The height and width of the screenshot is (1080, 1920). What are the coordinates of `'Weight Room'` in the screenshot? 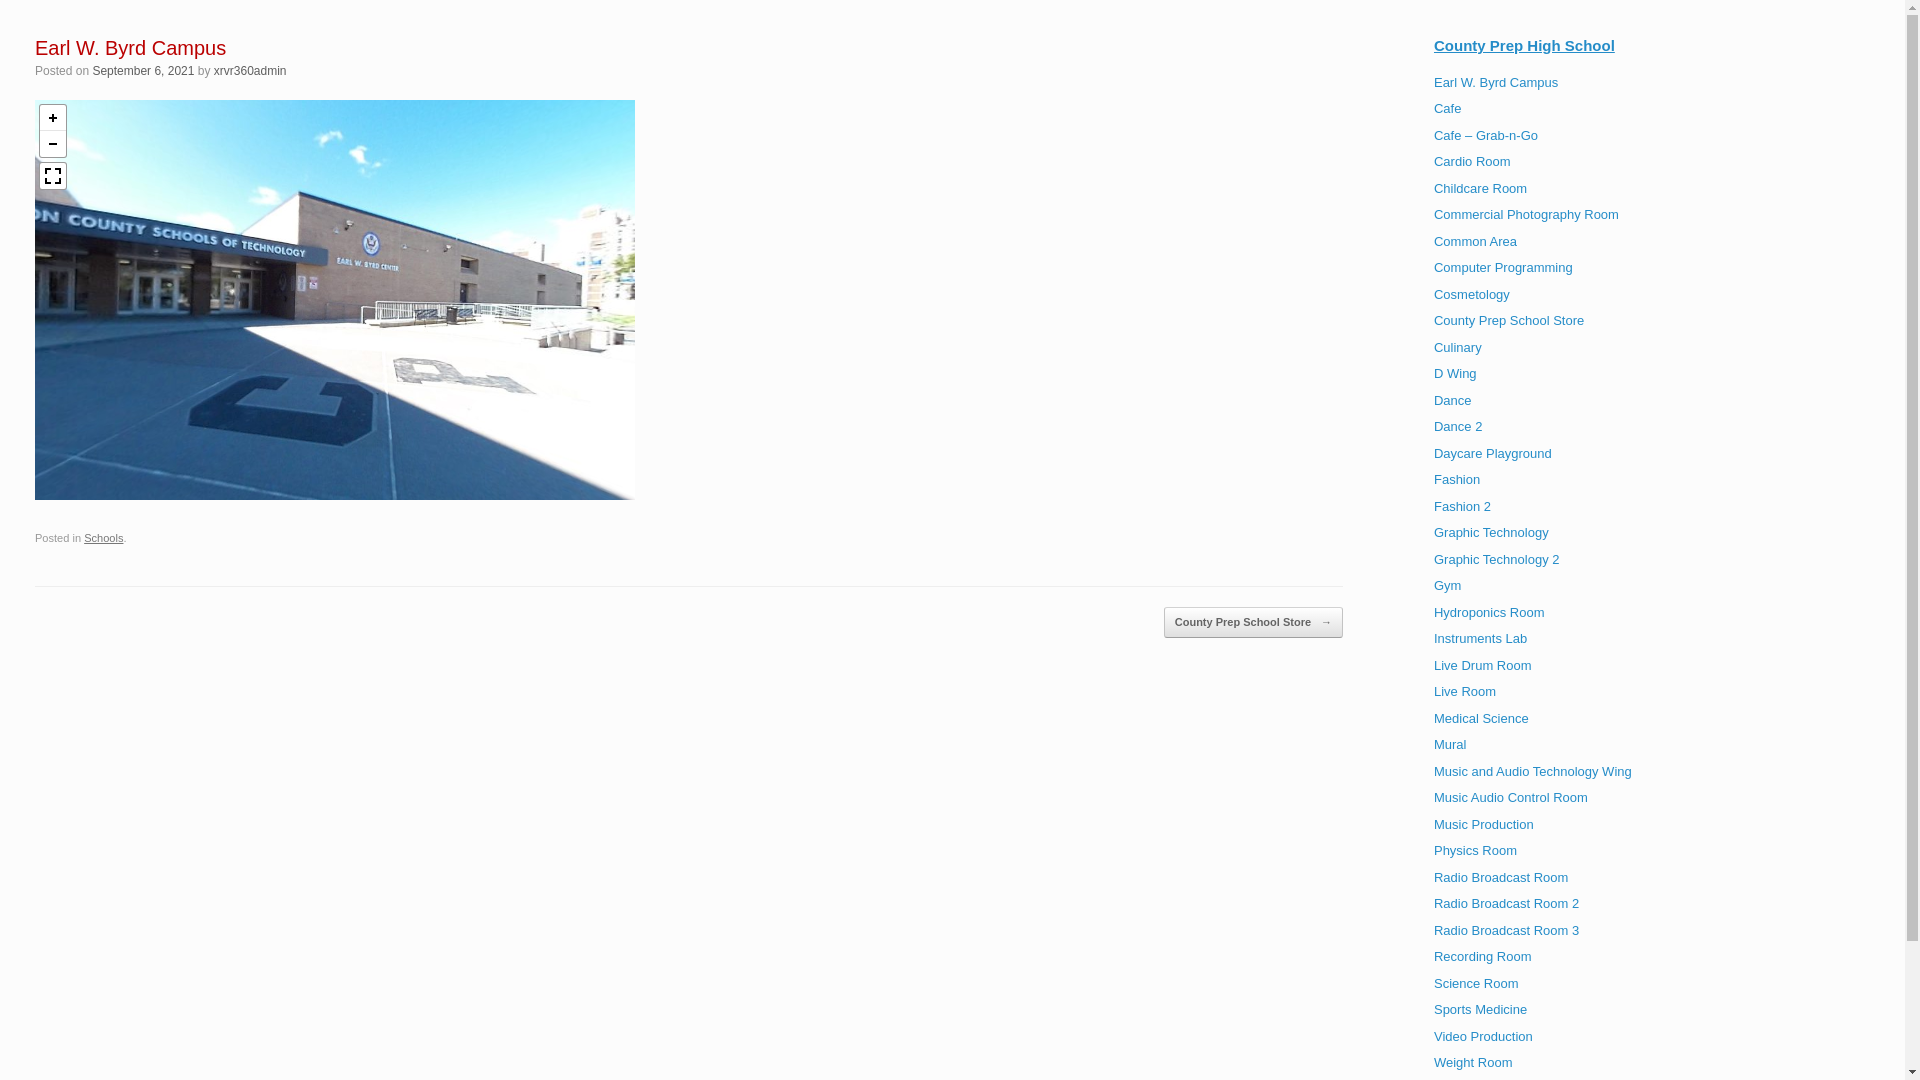 It's located at (1473, 1061).